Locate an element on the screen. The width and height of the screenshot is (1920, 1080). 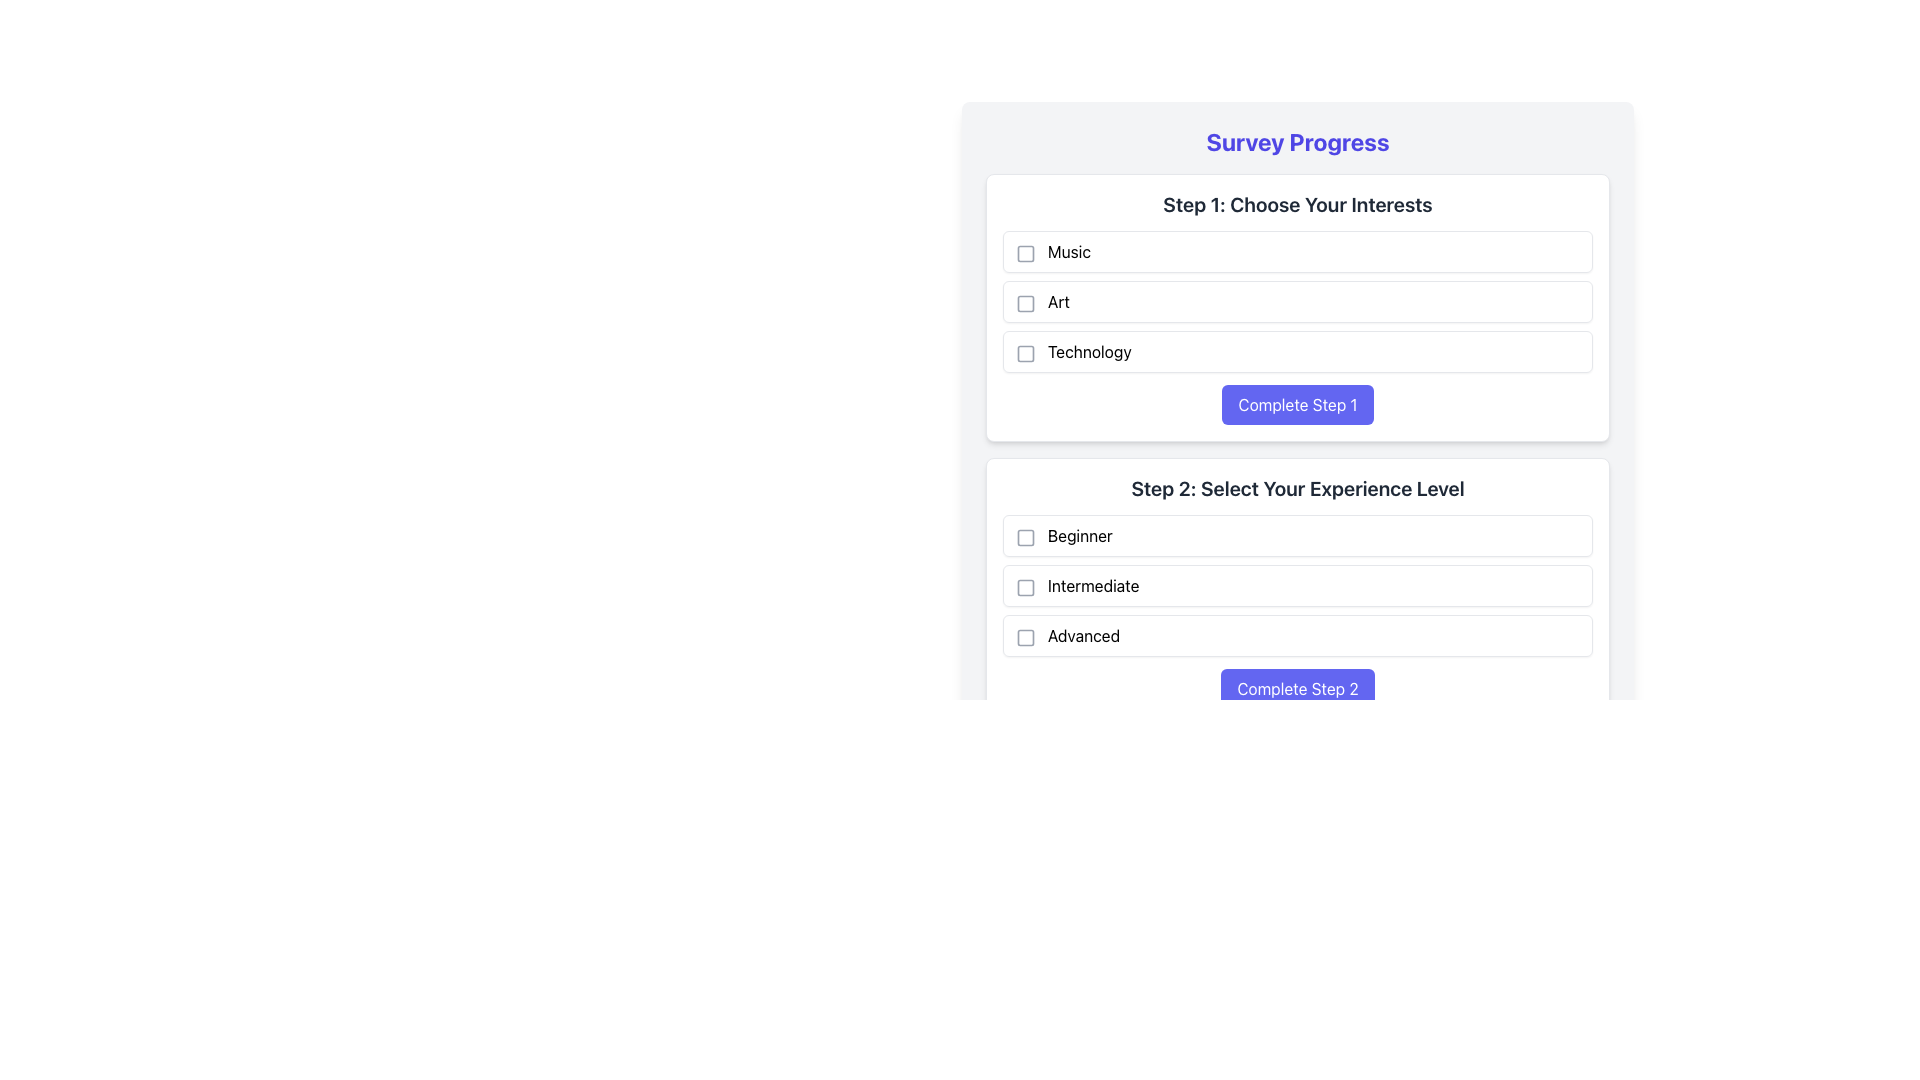
the 'Intermediate' selectable button located under the section labeled 'Step 2: Select Your Experience Level' is located at coordinates (1297, 585).